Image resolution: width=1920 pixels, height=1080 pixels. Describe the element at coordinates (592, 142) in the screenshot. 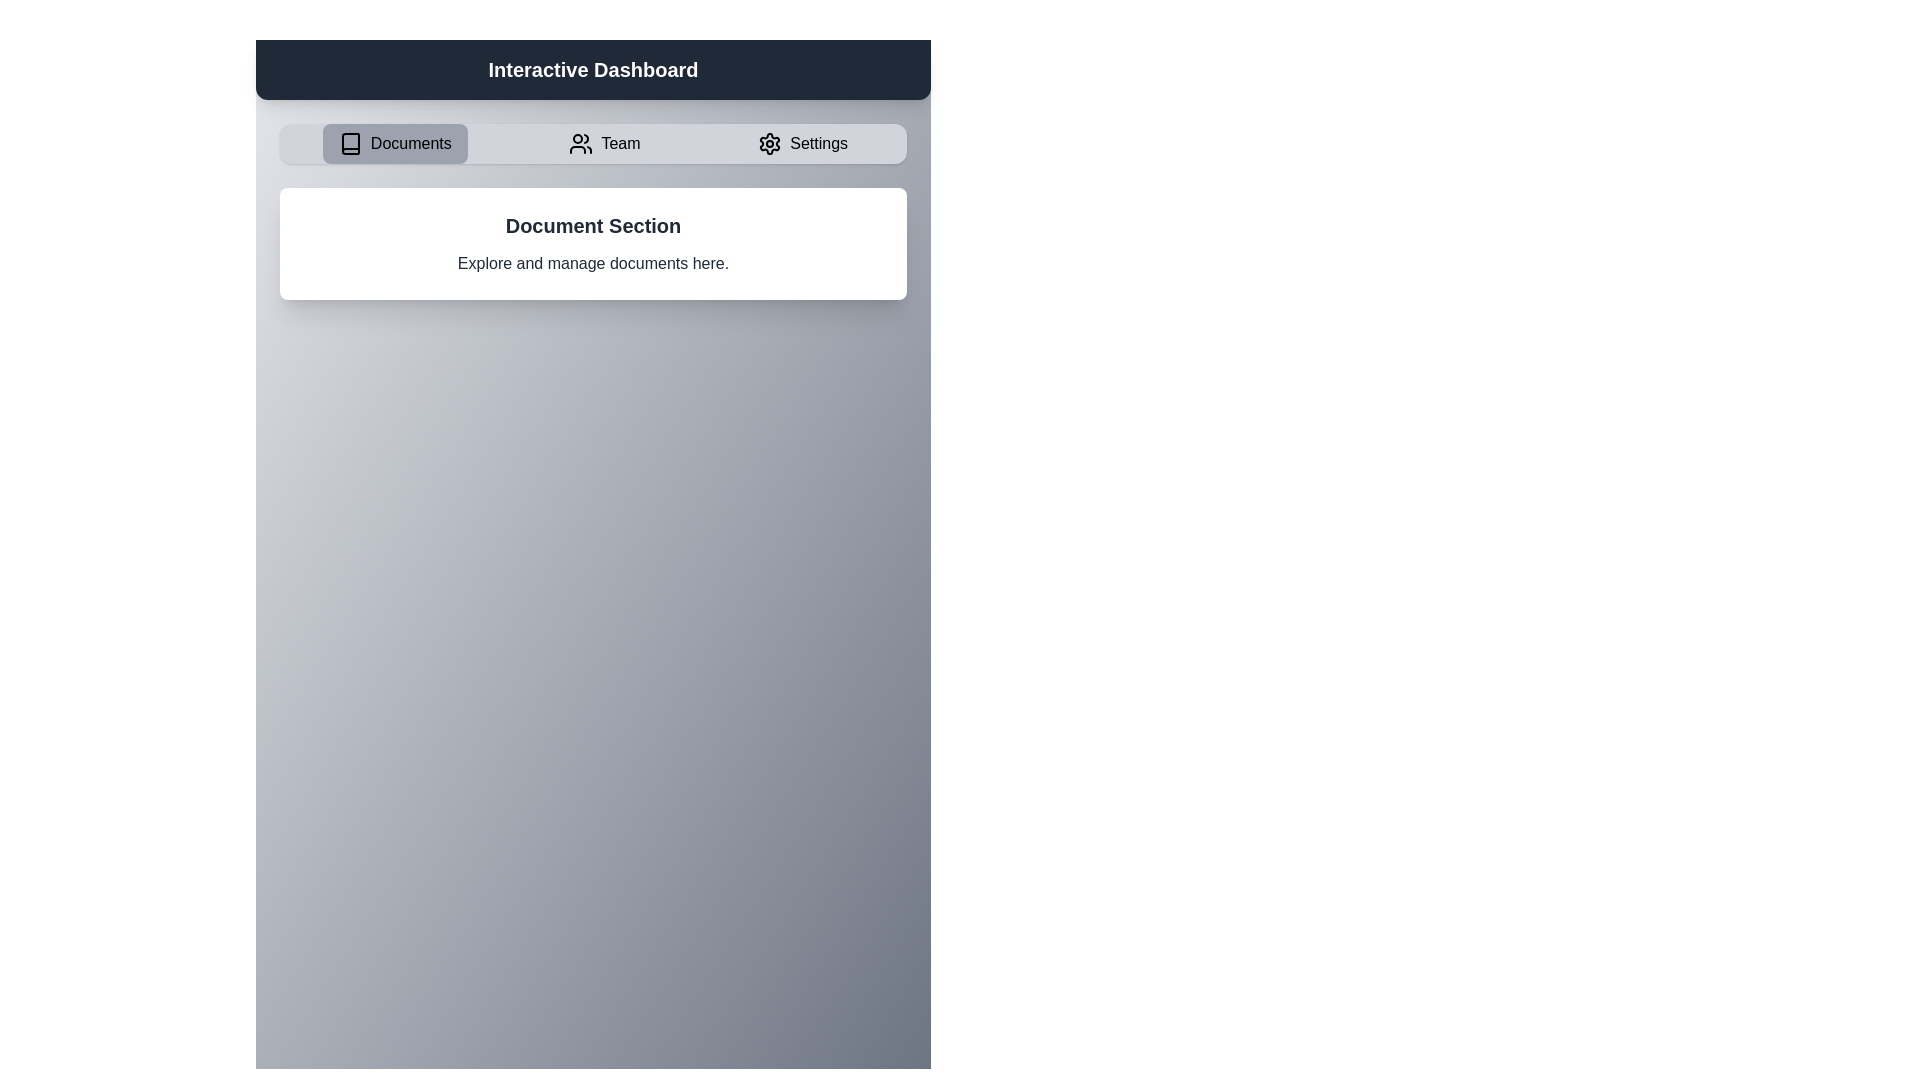

I see `the 'Team' item in the Navigation bar located below the 'Interactive Dashboard' header to observe its hover effect` at that location.